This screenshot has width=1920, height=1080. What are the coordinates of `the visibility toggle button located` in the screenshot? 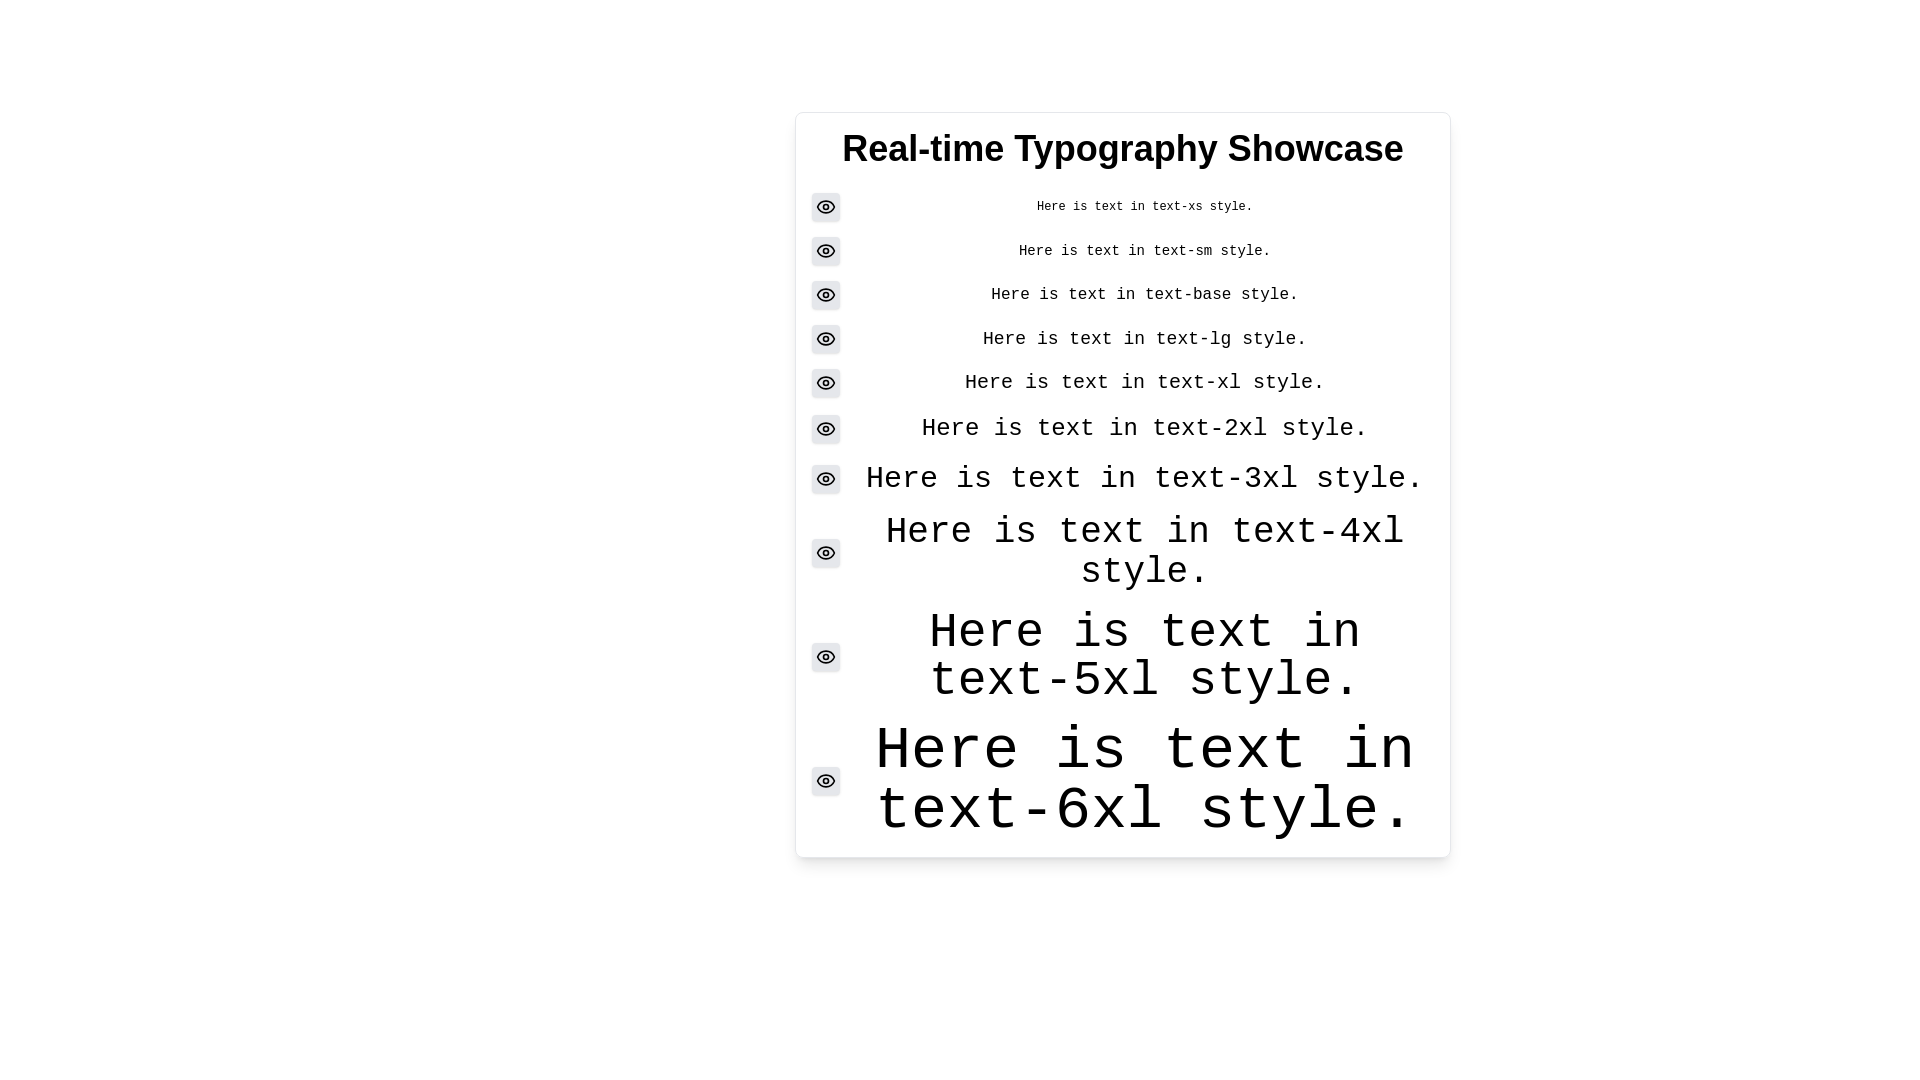 It's located at (825, 552).